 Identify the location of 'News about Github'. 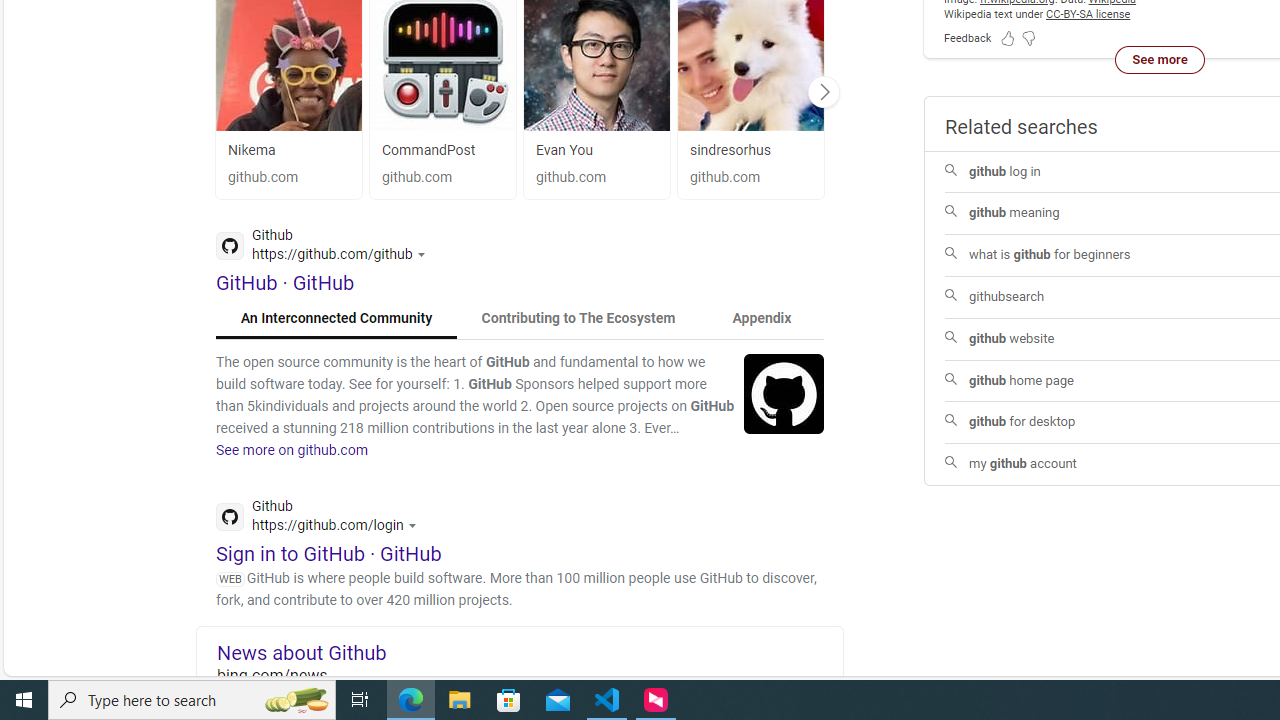
(530, 652).